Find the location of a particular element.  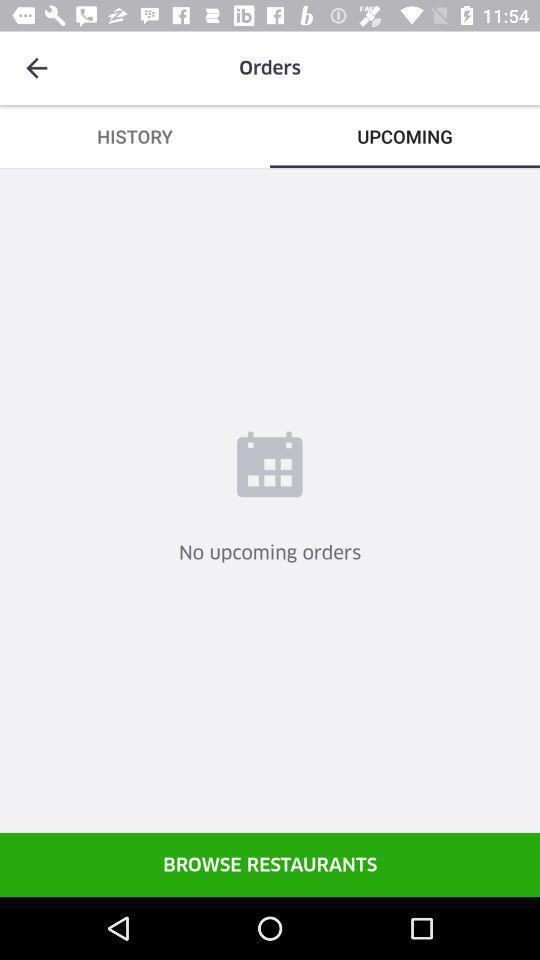

browse restaurants item is located at coordinates (270, 863).